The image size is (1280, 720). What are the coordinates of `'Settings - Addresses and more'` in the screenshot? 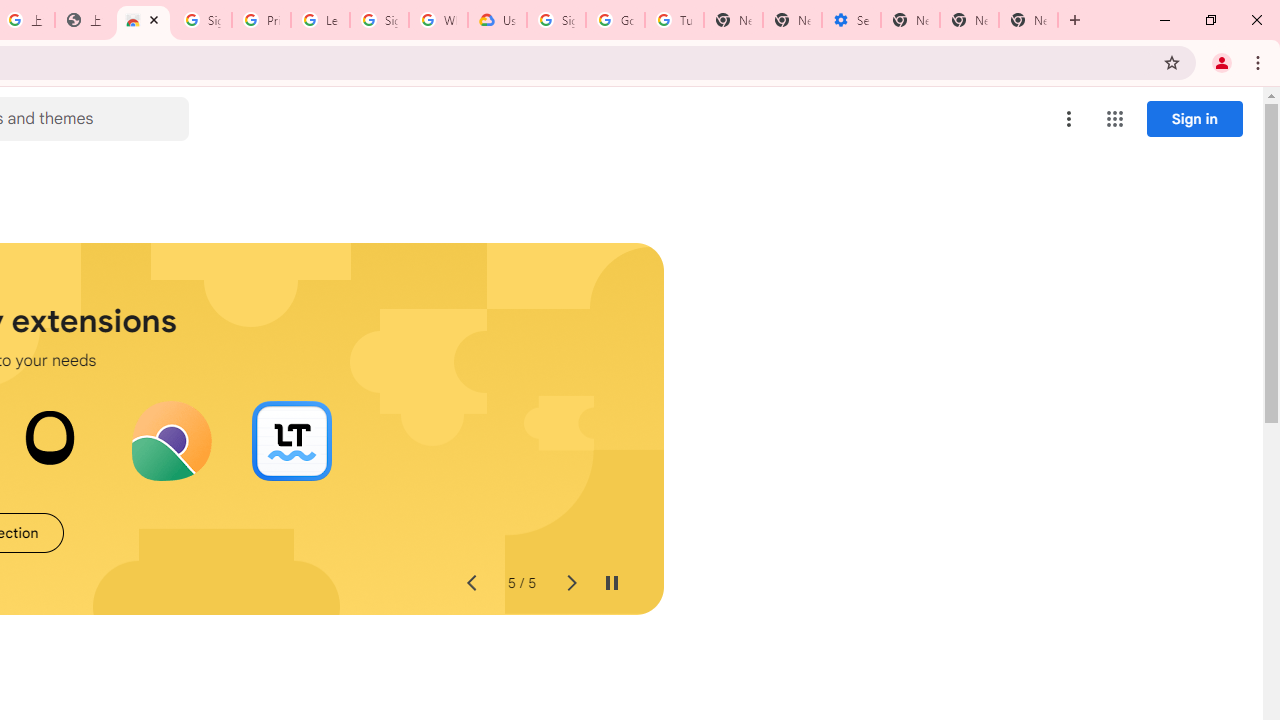 It's located at (851, 20).